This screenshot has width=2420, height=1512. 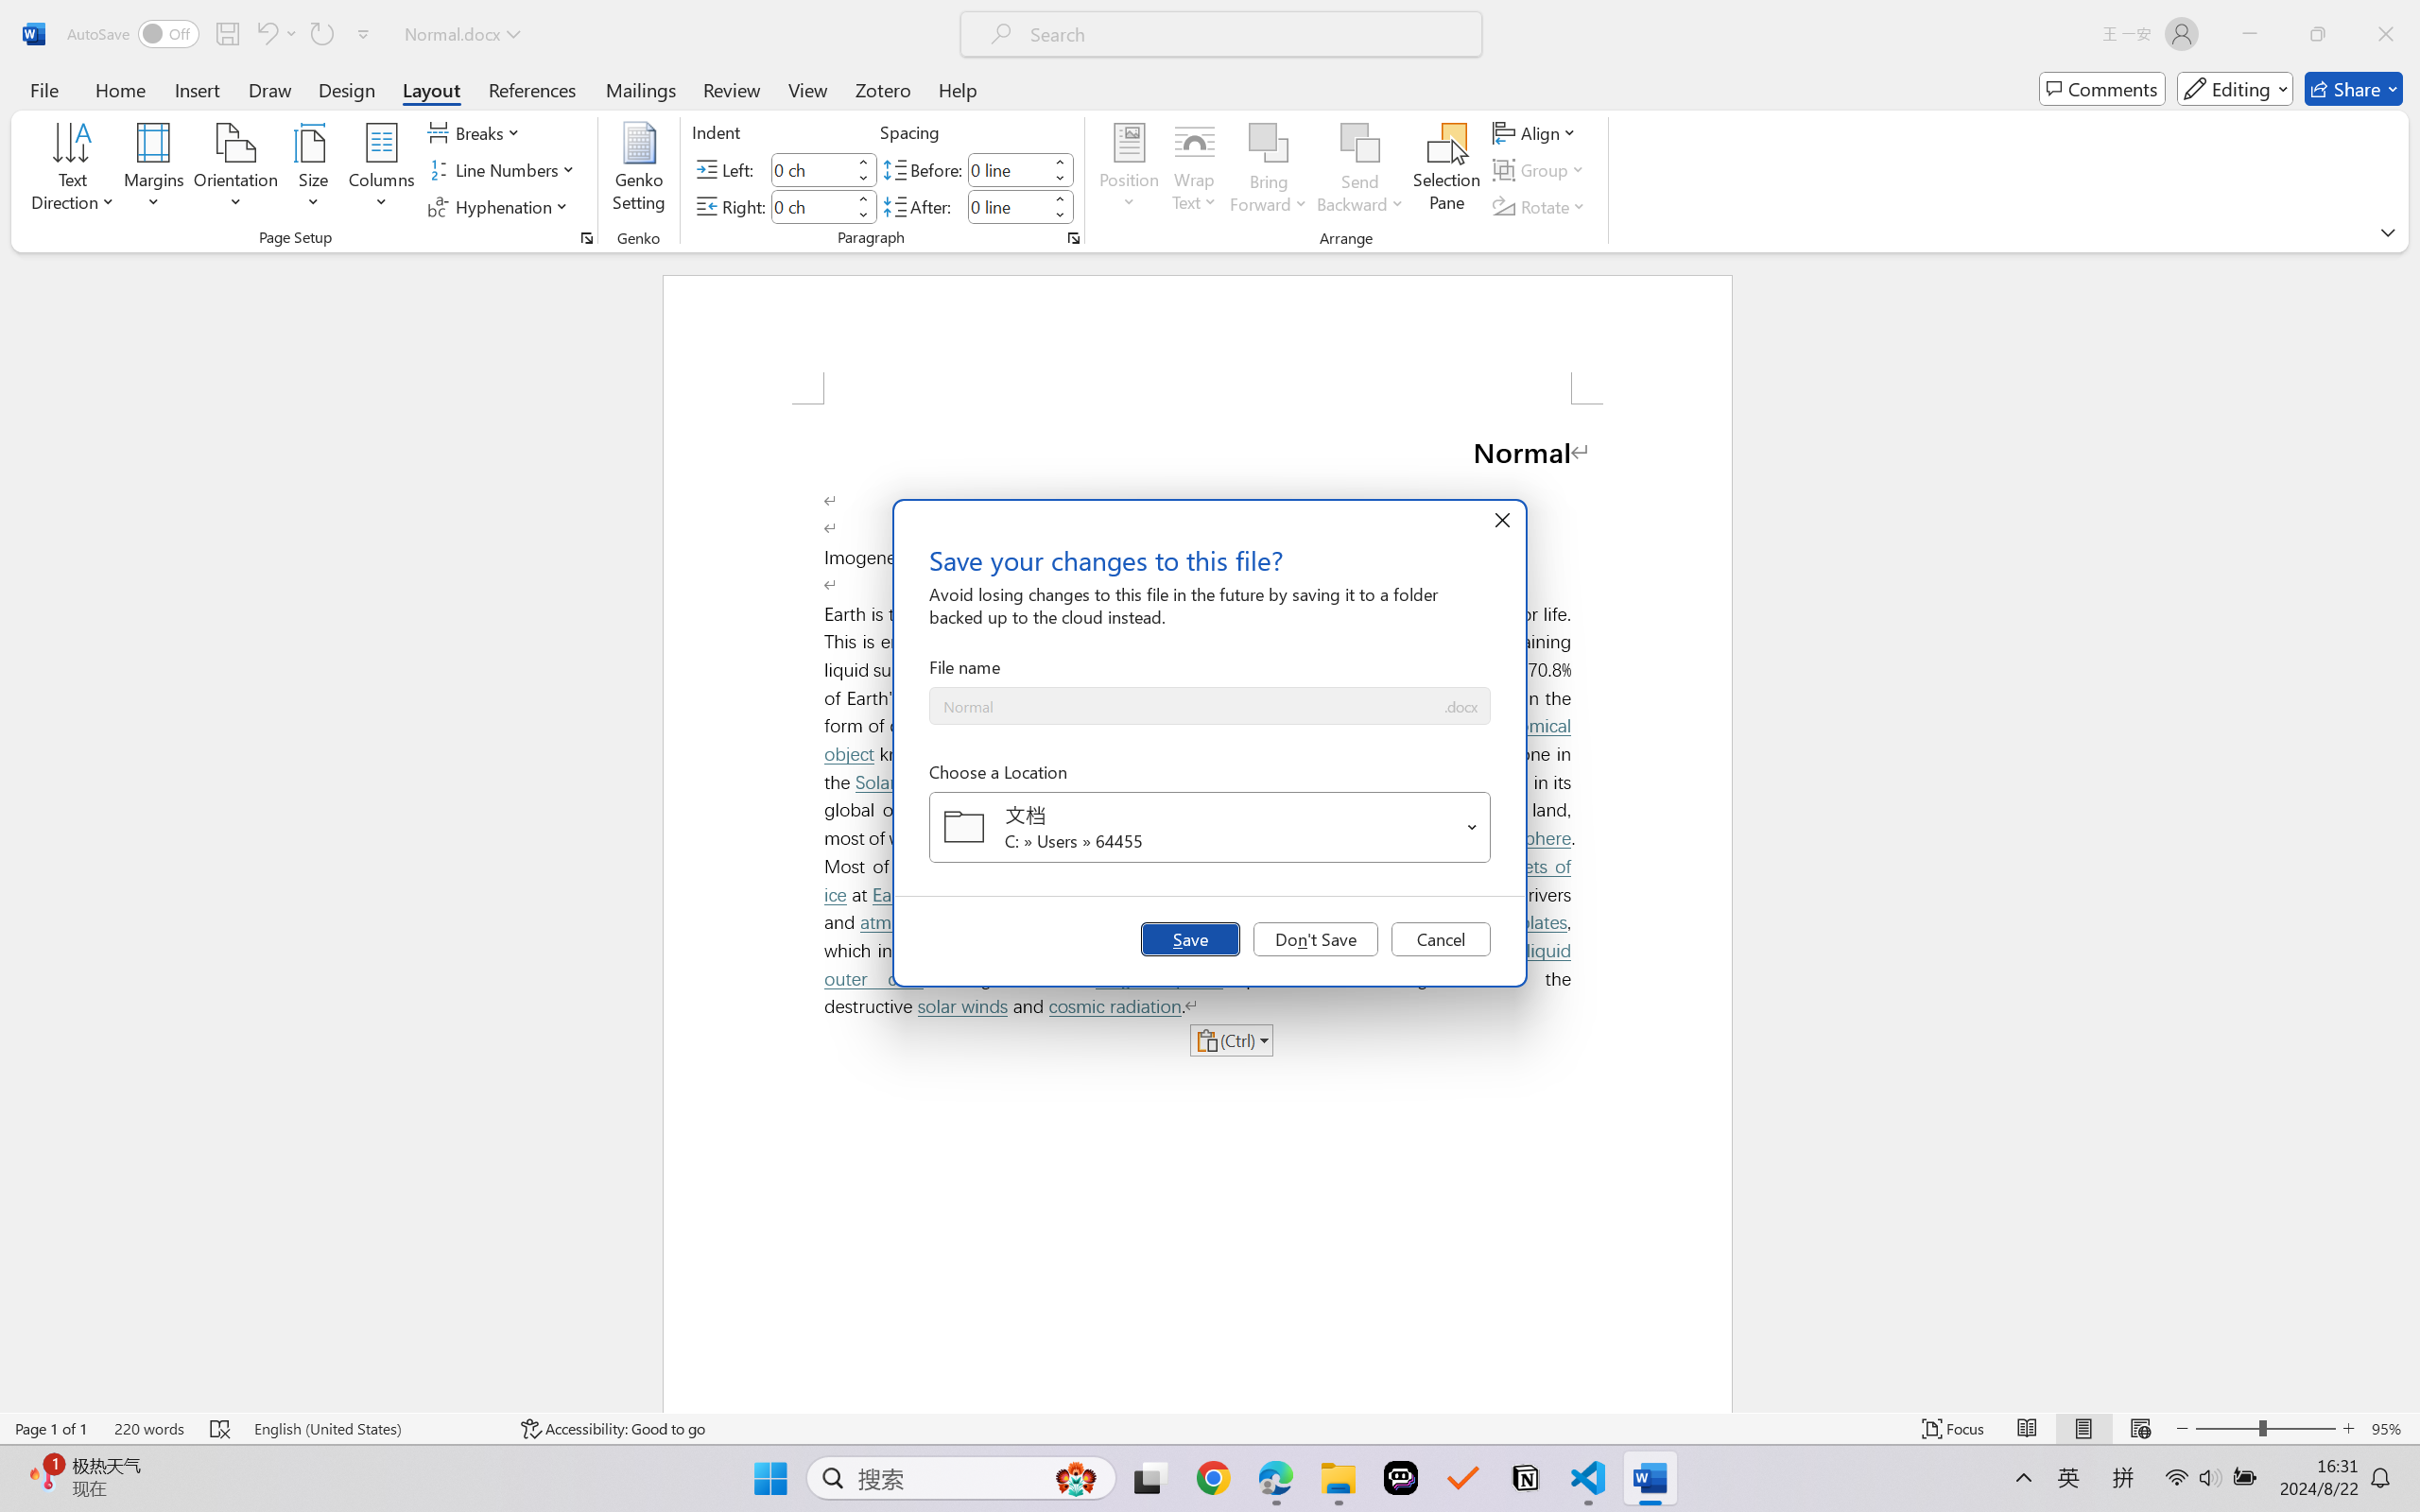 I want to click on 'Indent Left', so click(x=810, y=168).